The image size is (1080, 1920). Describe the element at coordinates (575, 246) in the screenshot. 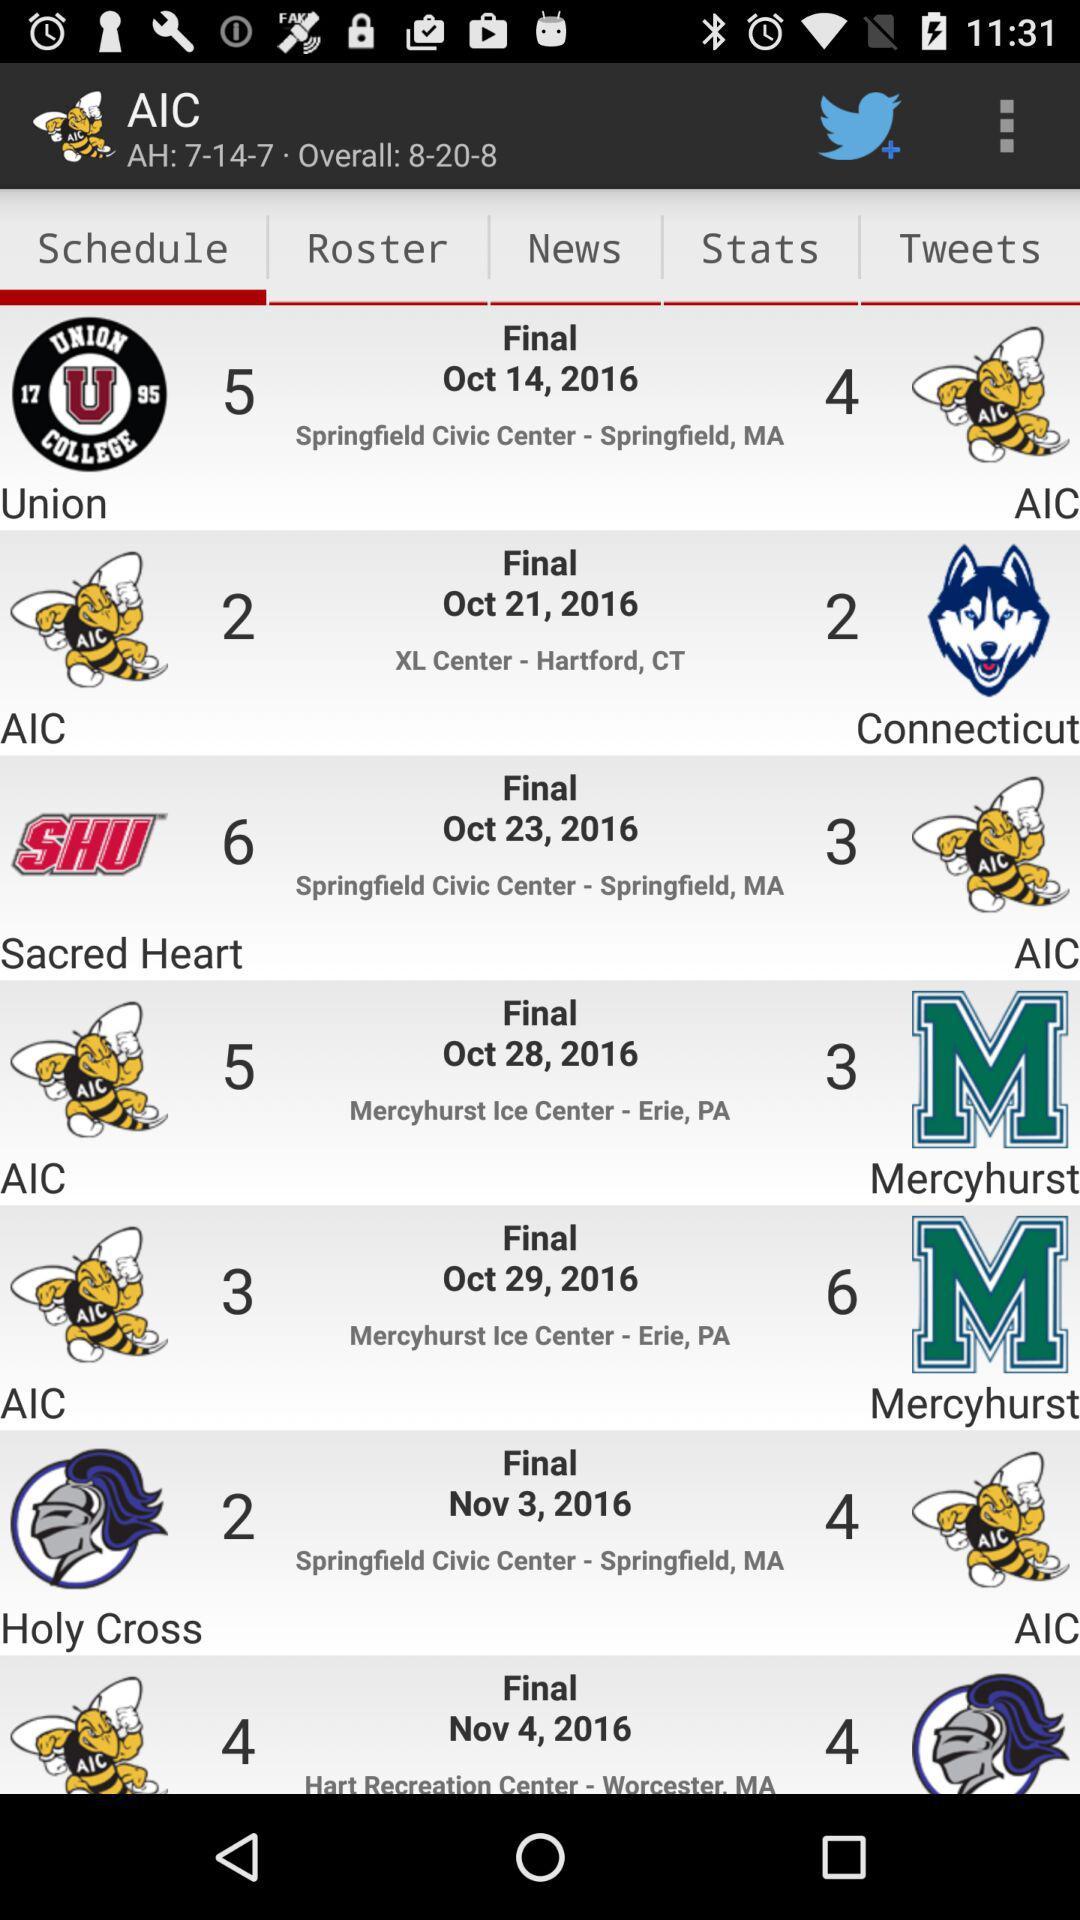

I see `item to the left of stats icon` at that location.